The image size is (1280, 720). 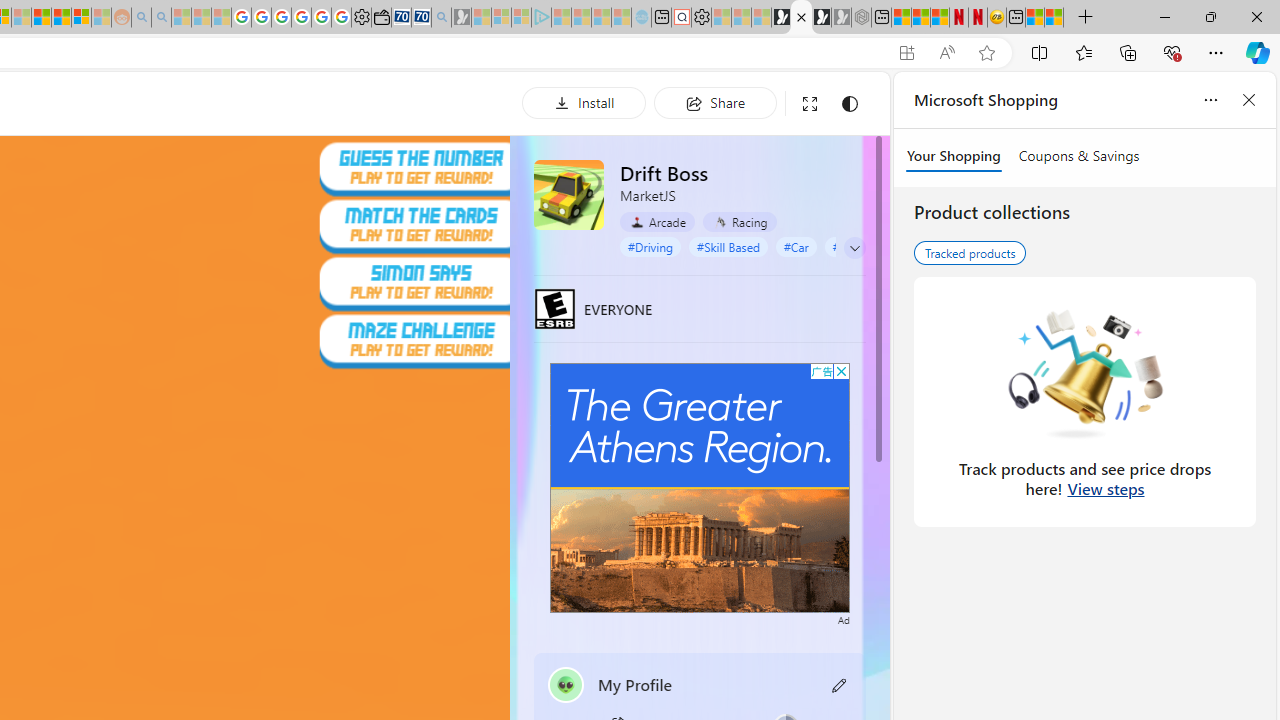 What do you see at coordinates (161, 17) in the screenshot?
I see `'Utah sues federal government - Search - Sleeping'` at bounding box center [161, 17].